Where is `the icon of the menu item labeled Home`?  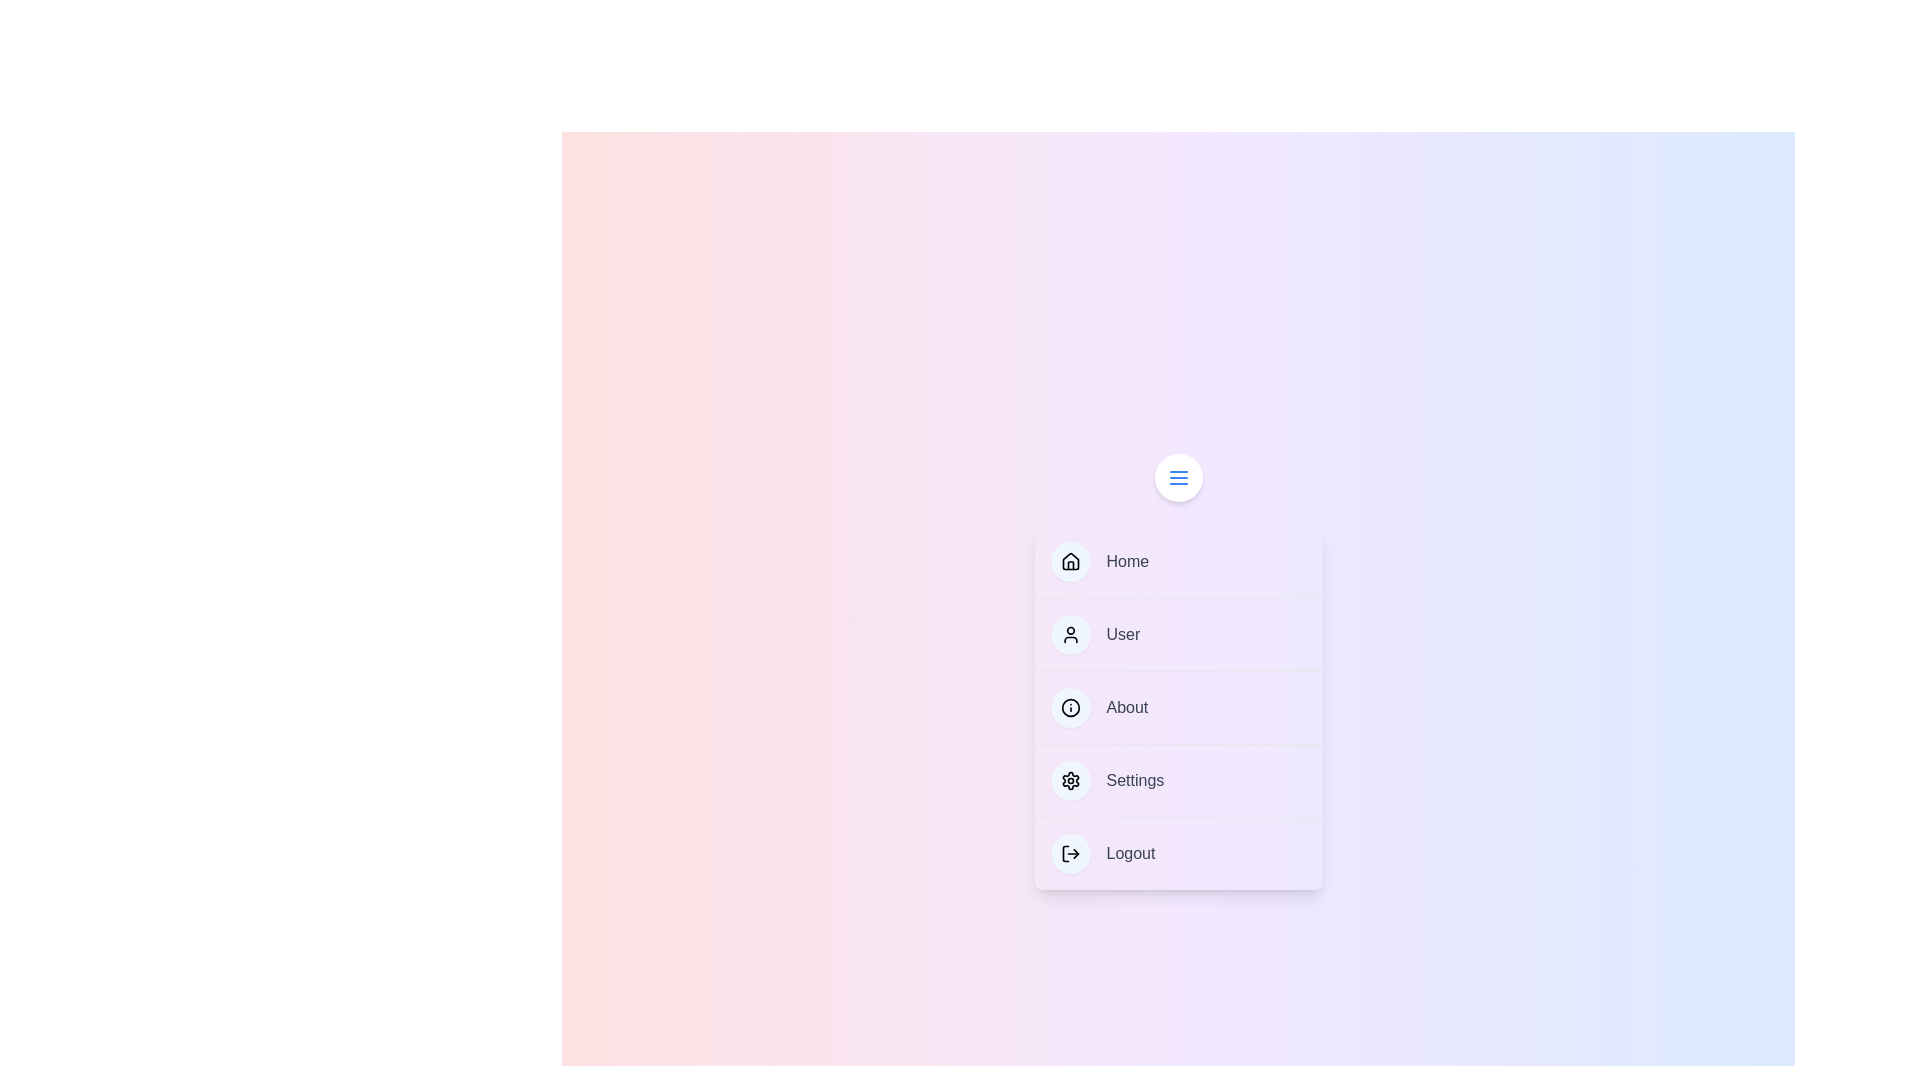
the icon of the menu item labeled Home is located at coordinates (1069, 562).